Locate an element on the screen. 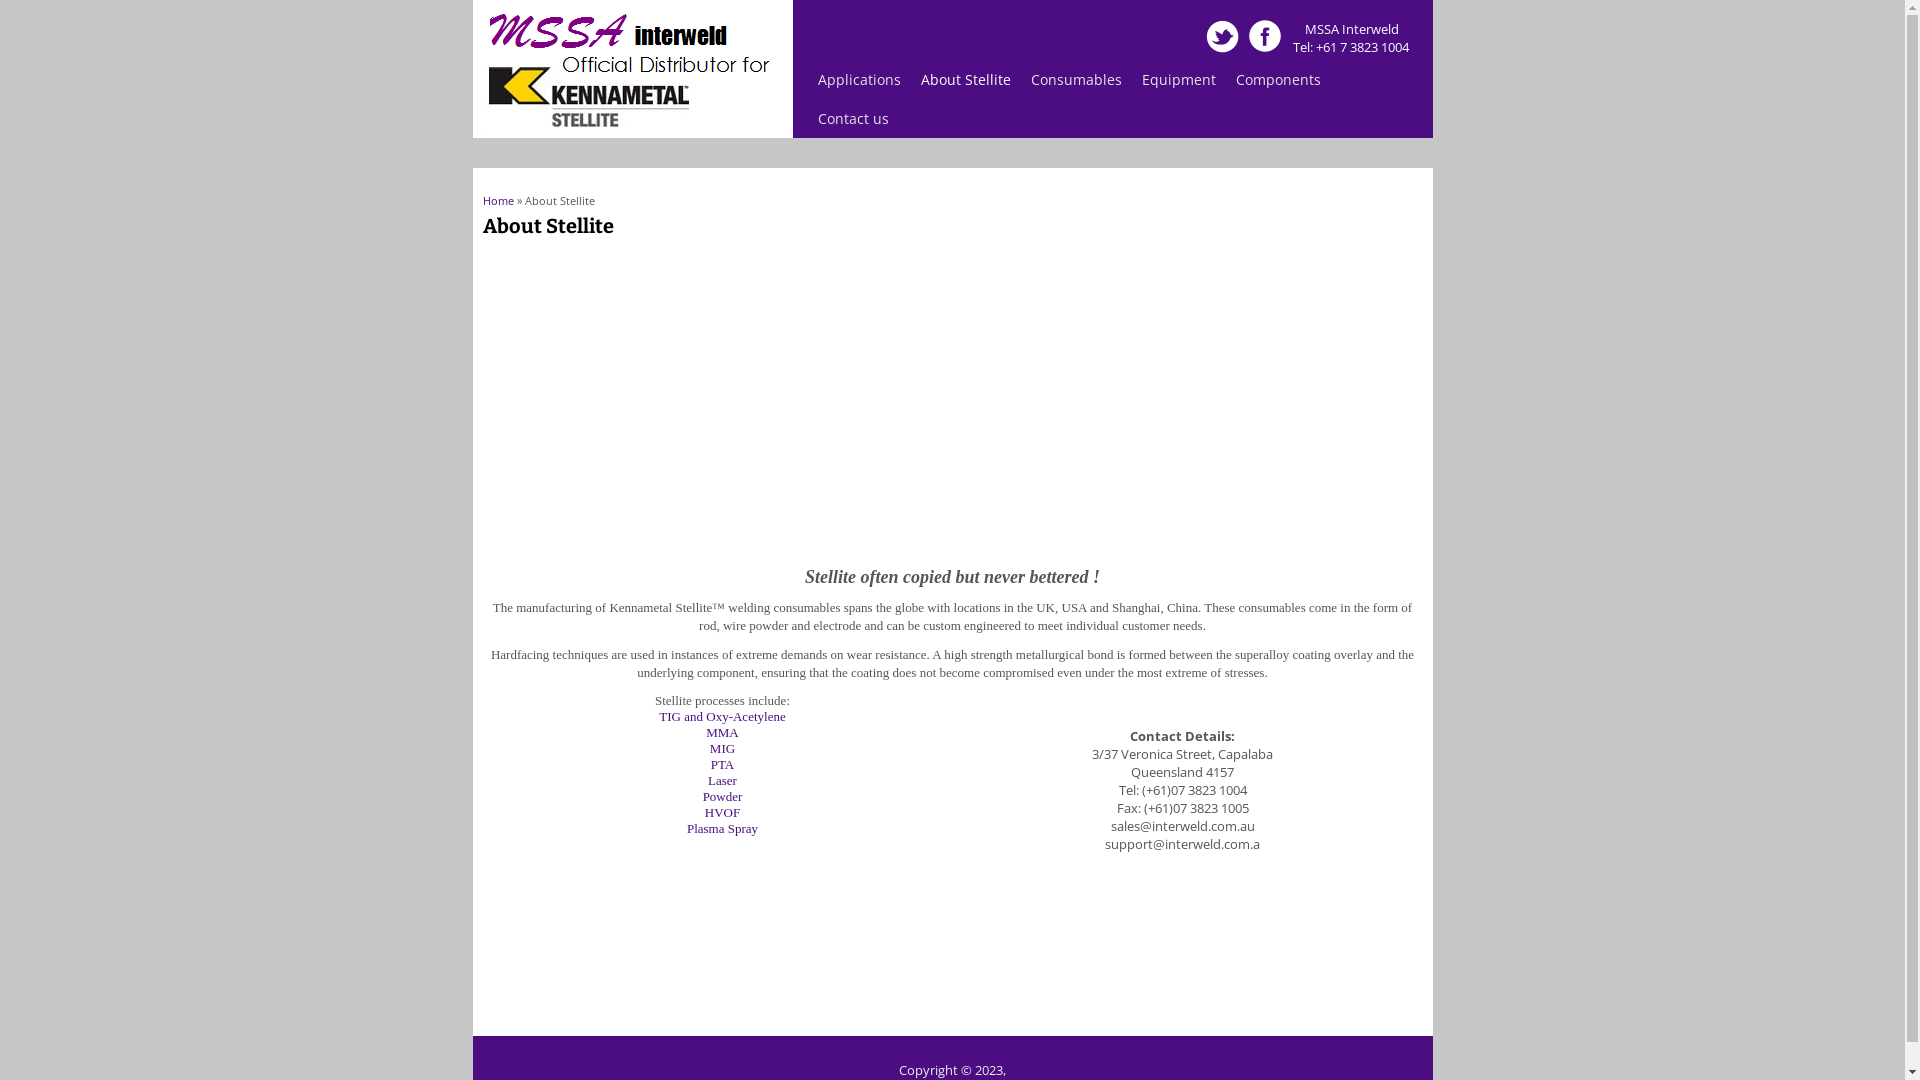 Image resolution: width=1920 pixels, height=1080 pixels. 'TIG and Oxy-Acetylene' is located at coordinates (720, 715).